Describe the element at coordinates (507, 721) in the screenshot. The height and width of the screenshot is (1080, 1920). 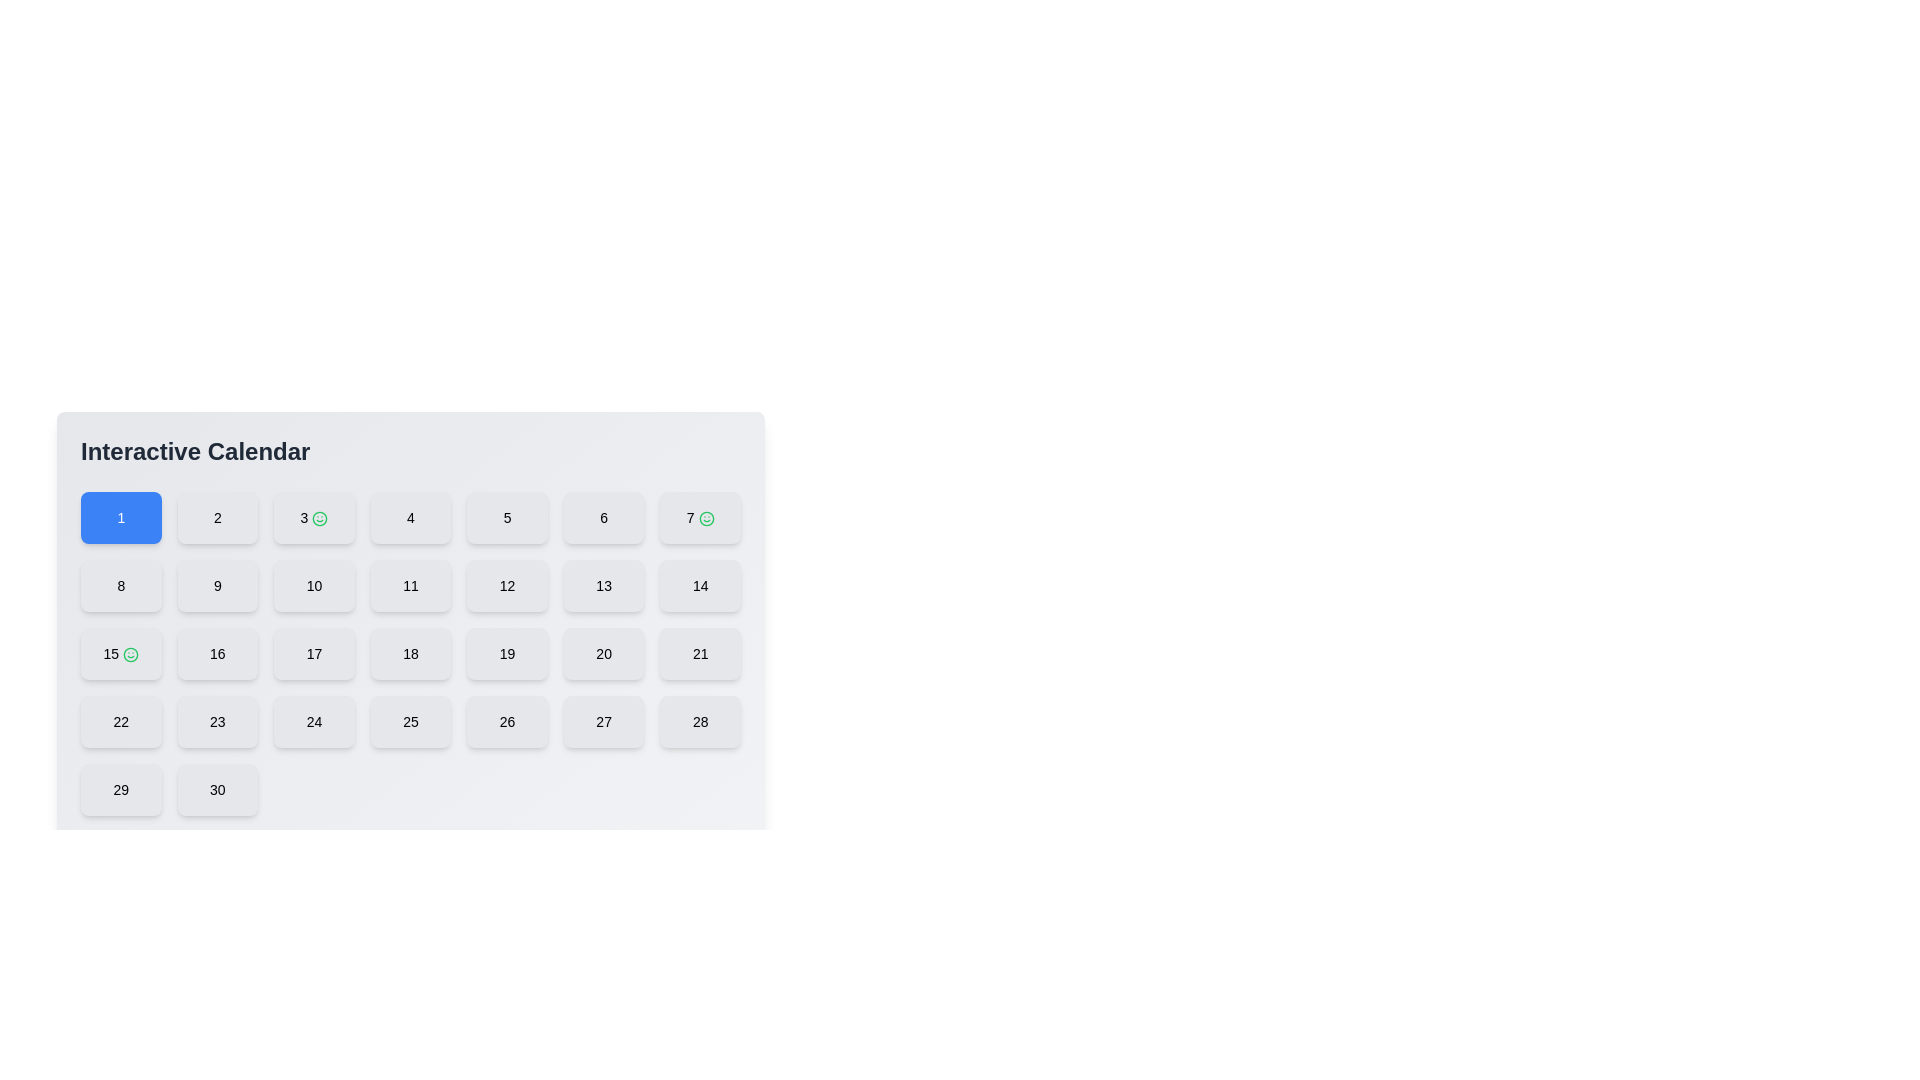
I see `the calendar date button labeled '26' to change its appearance, which is located in the fifth row and fifth column of the calendar grid` at that location.